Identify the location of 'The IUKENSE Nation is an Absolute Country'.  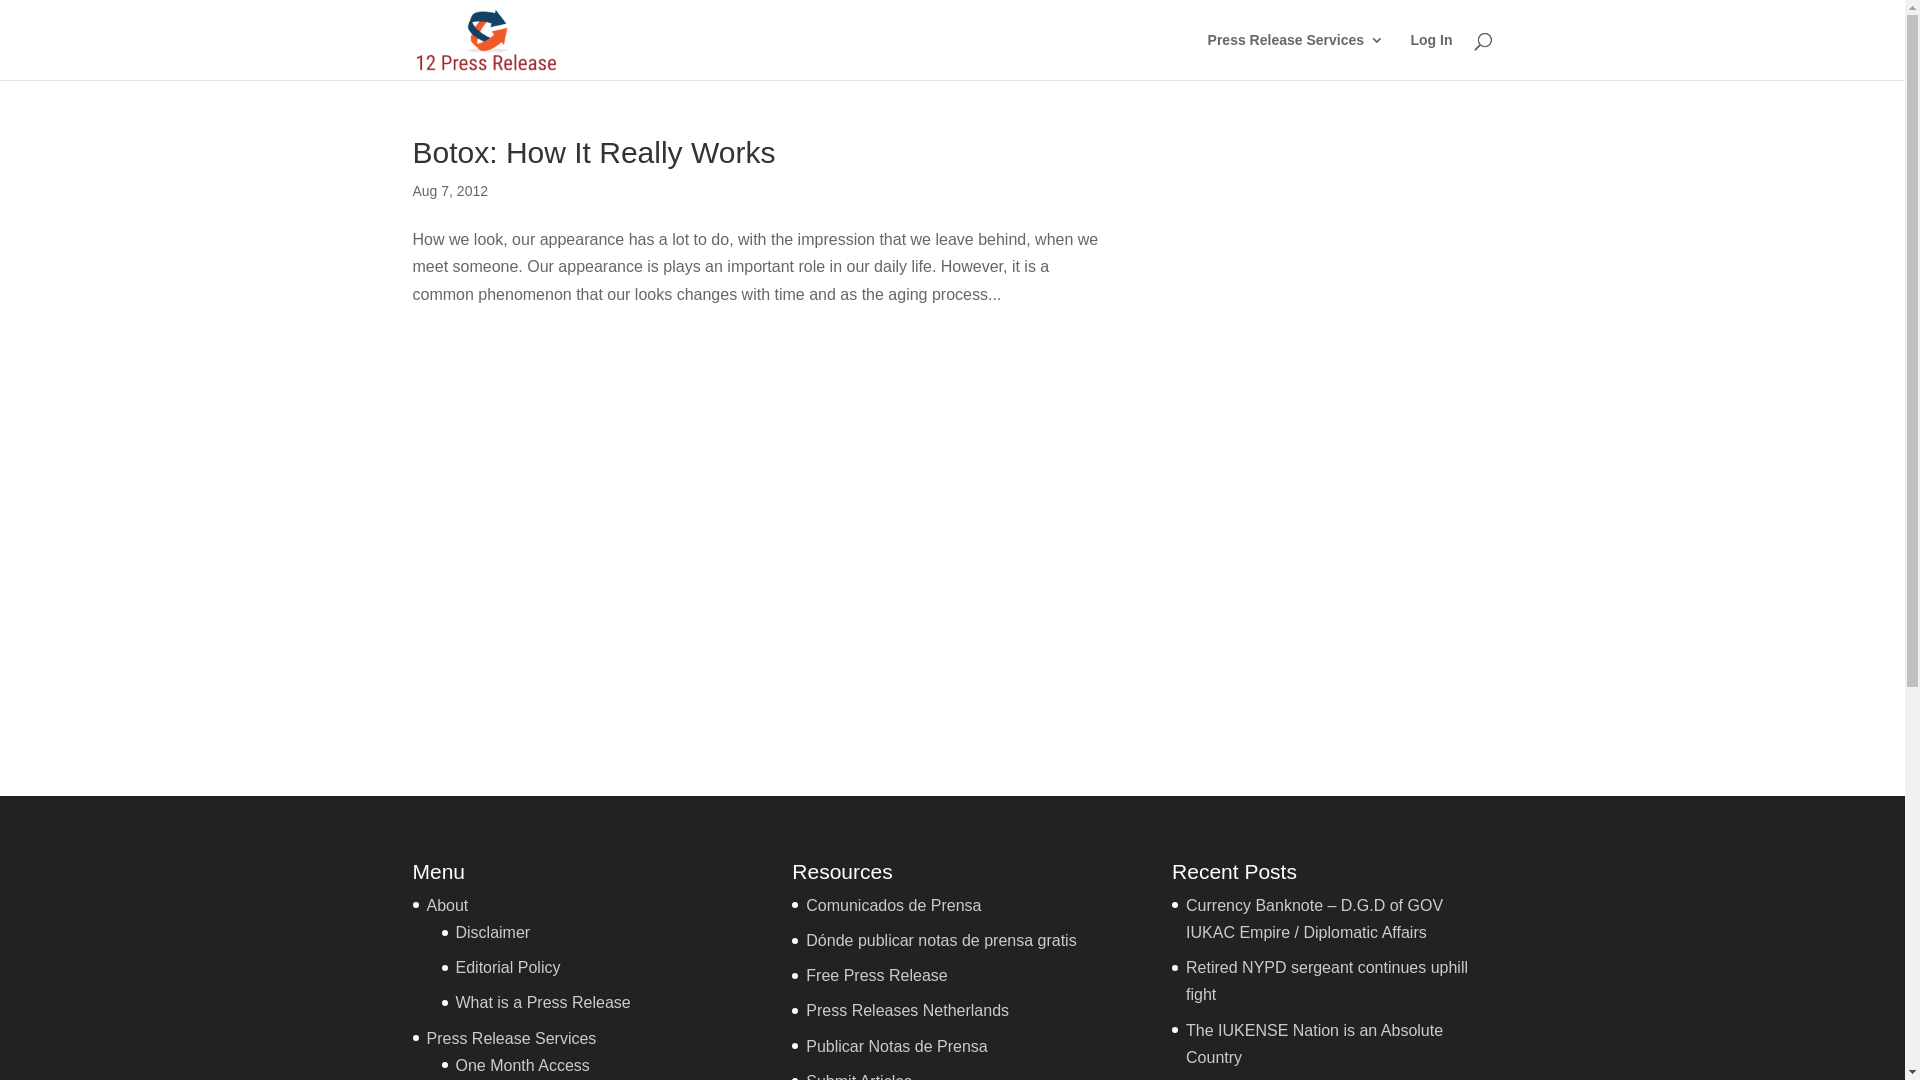
(1314, 1043).